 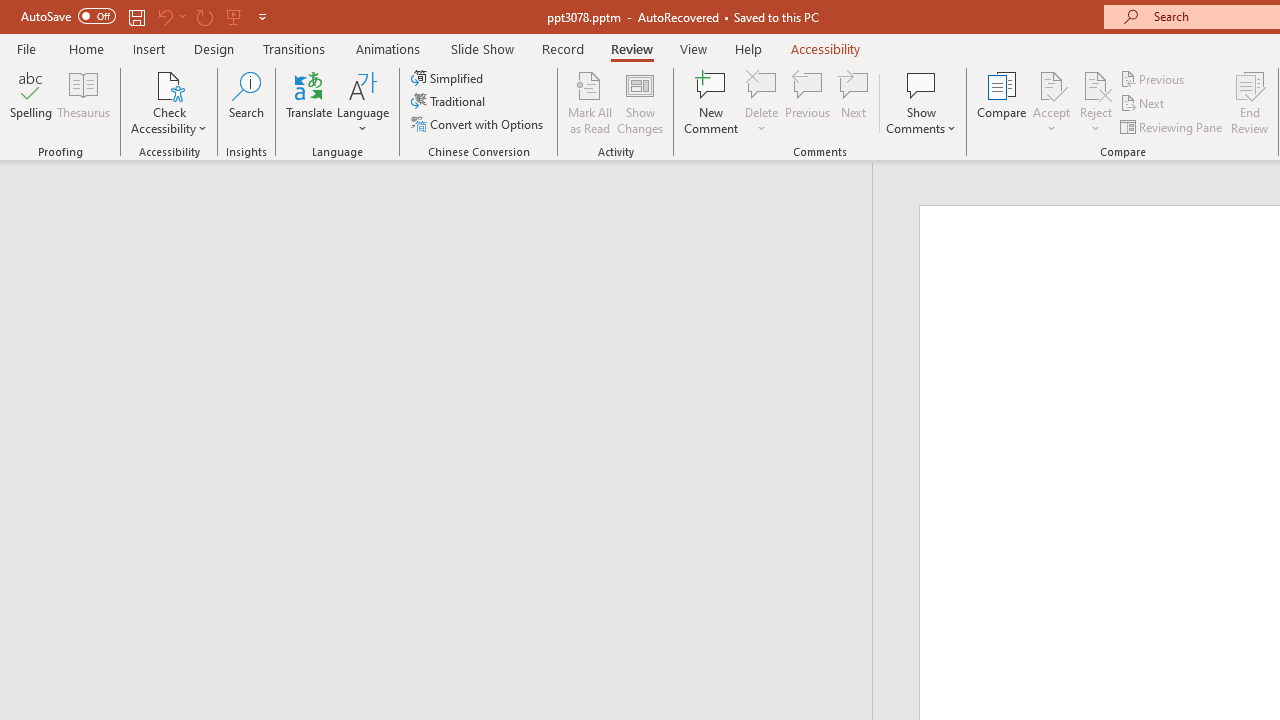 I want to click on 'Spelling...', so click(x=31, y=103).